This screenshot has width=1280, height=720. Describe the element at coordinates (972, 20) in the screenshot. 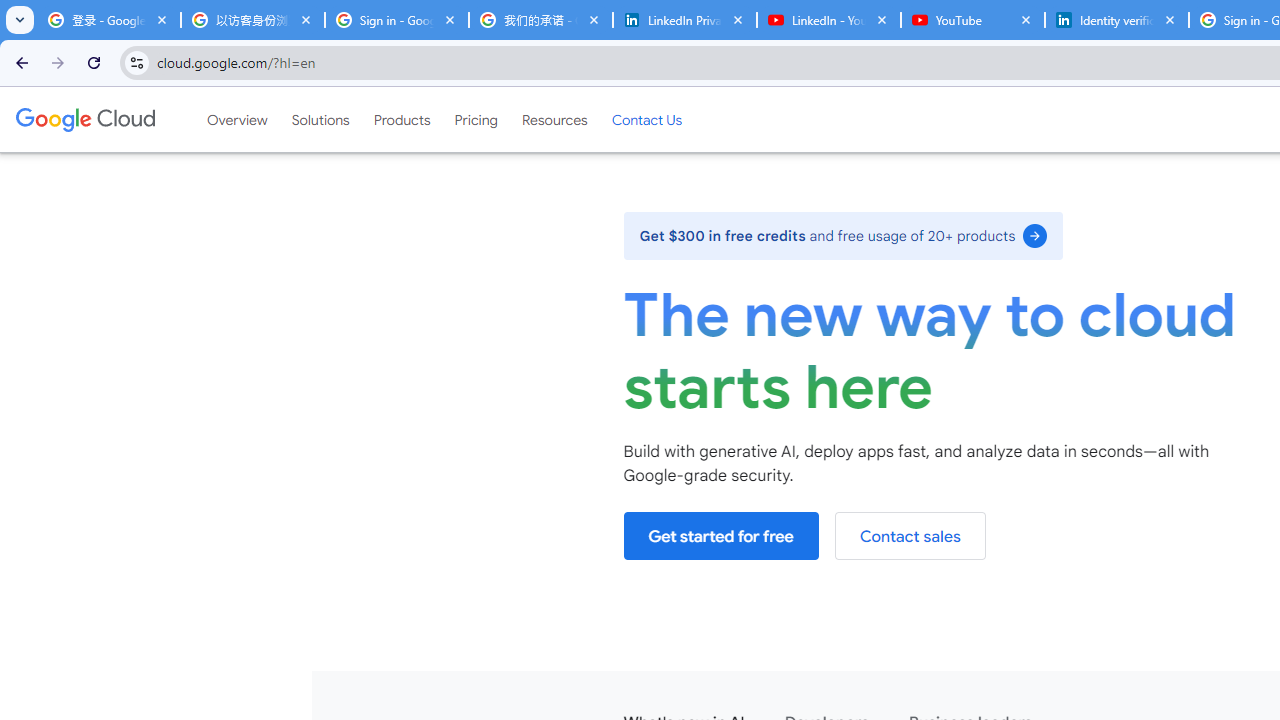

I see `'YouTube'` at that location.